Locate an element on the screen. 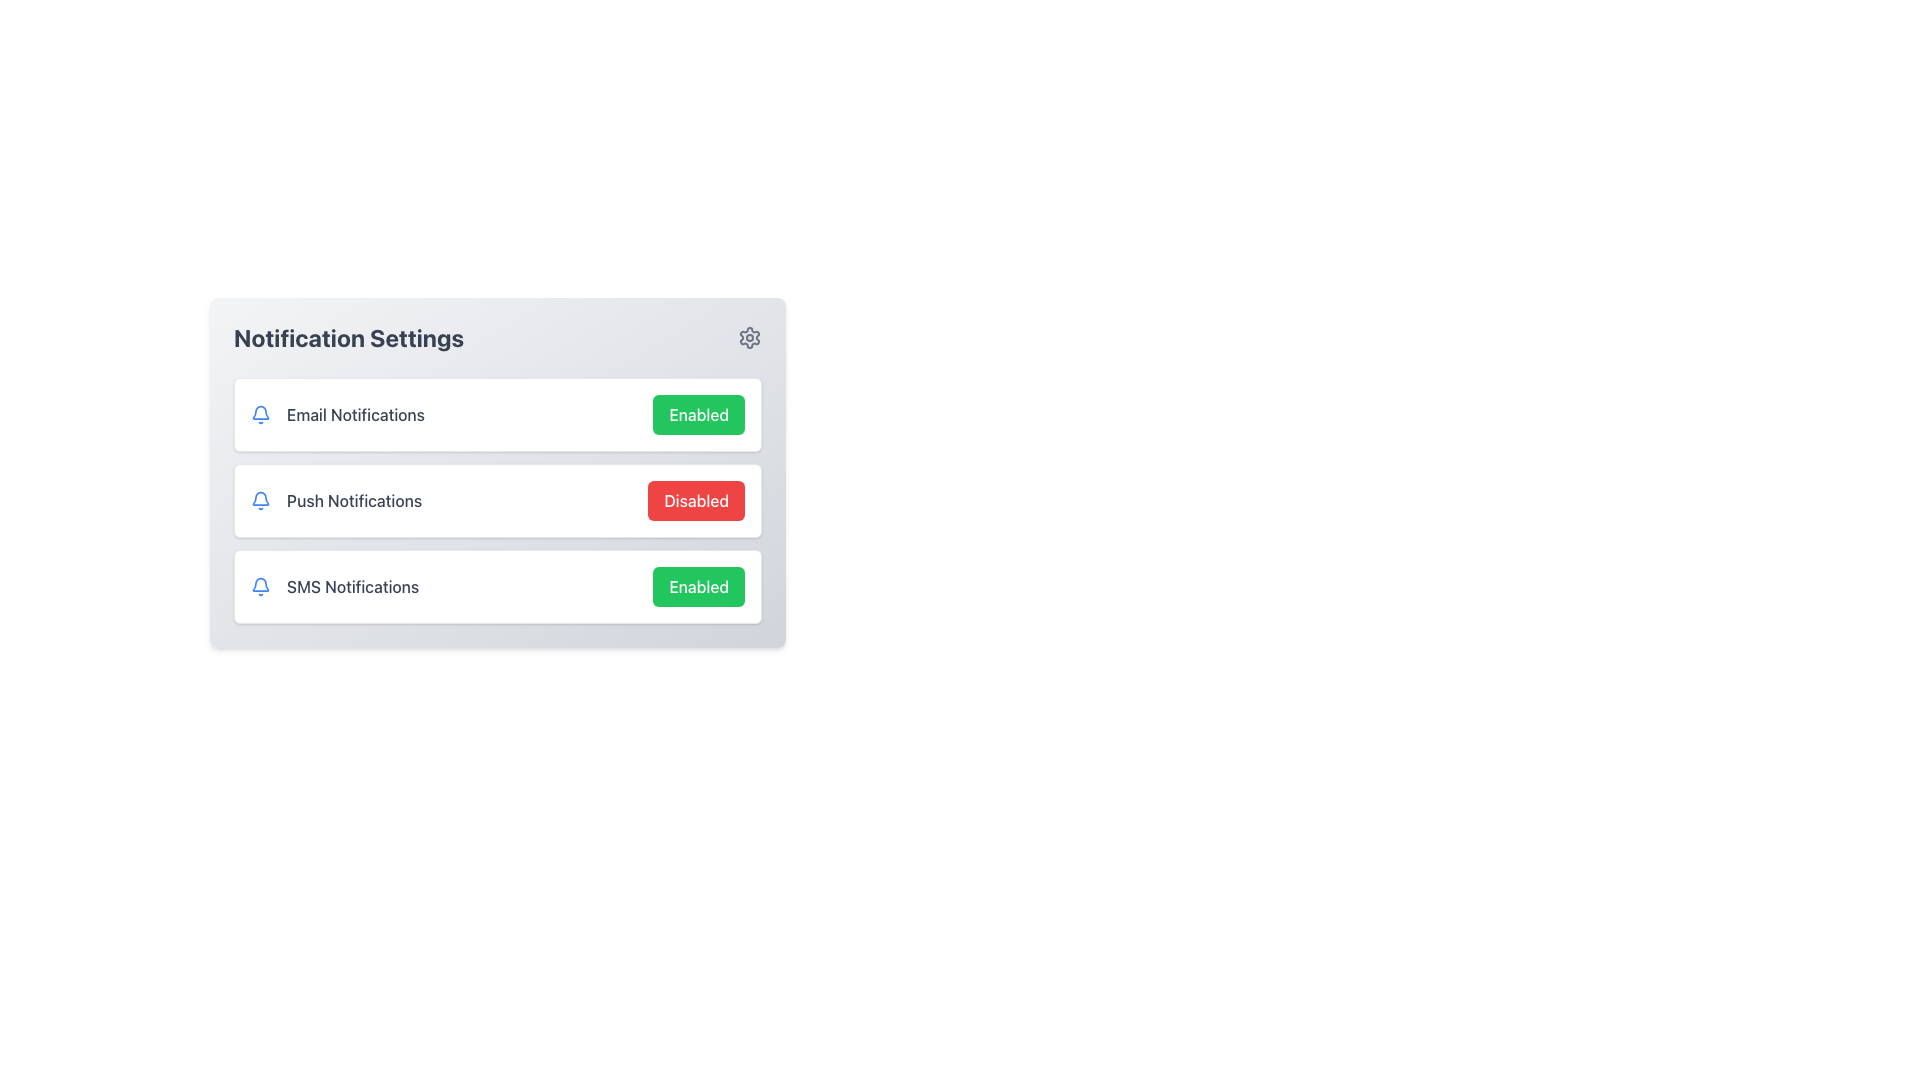 This screenshot has height=1080, width=1920. the 'Push Notifications' text label, which displays a bell icon and is styled in medium-weight gray font, located between 'Email Notifications' and 'SMS Notifications' is located at coordinates (336, 500).